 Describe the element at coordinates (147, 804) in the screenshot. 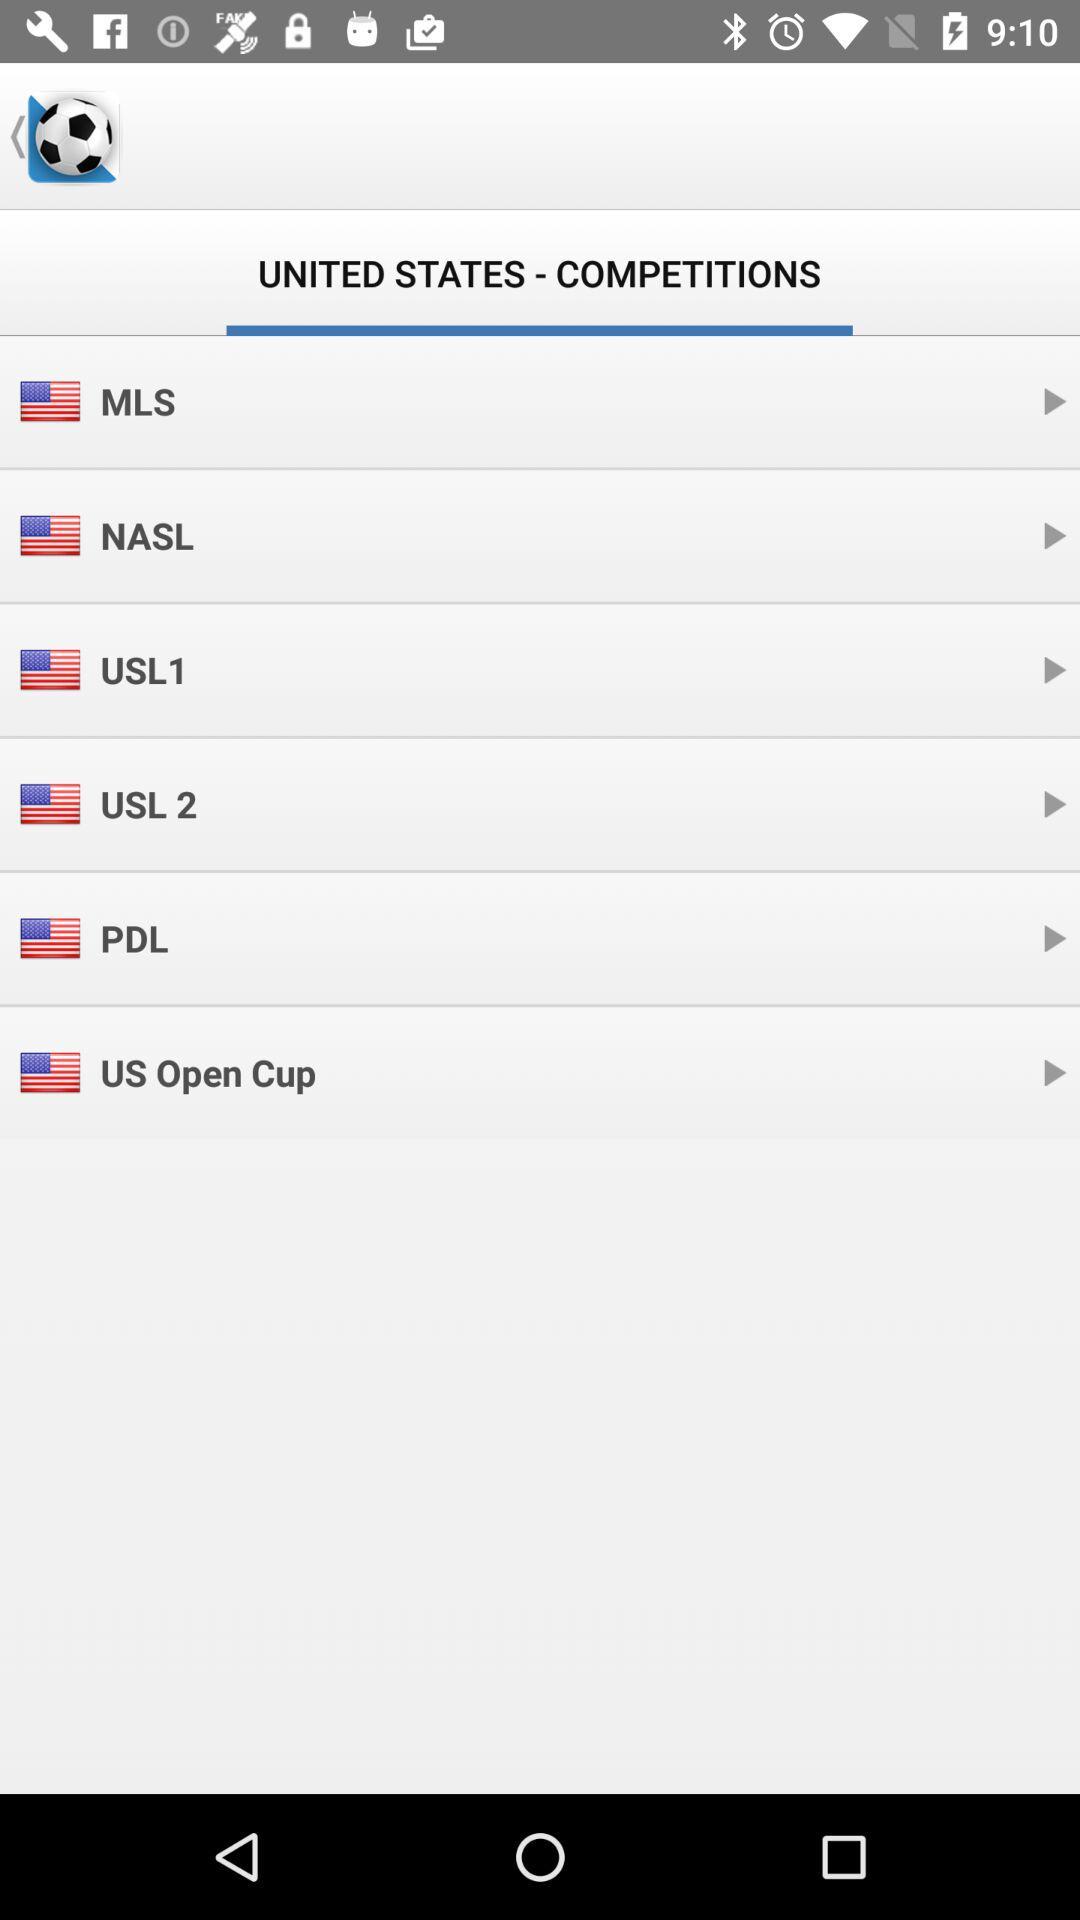

I see `usl 2` at that location.